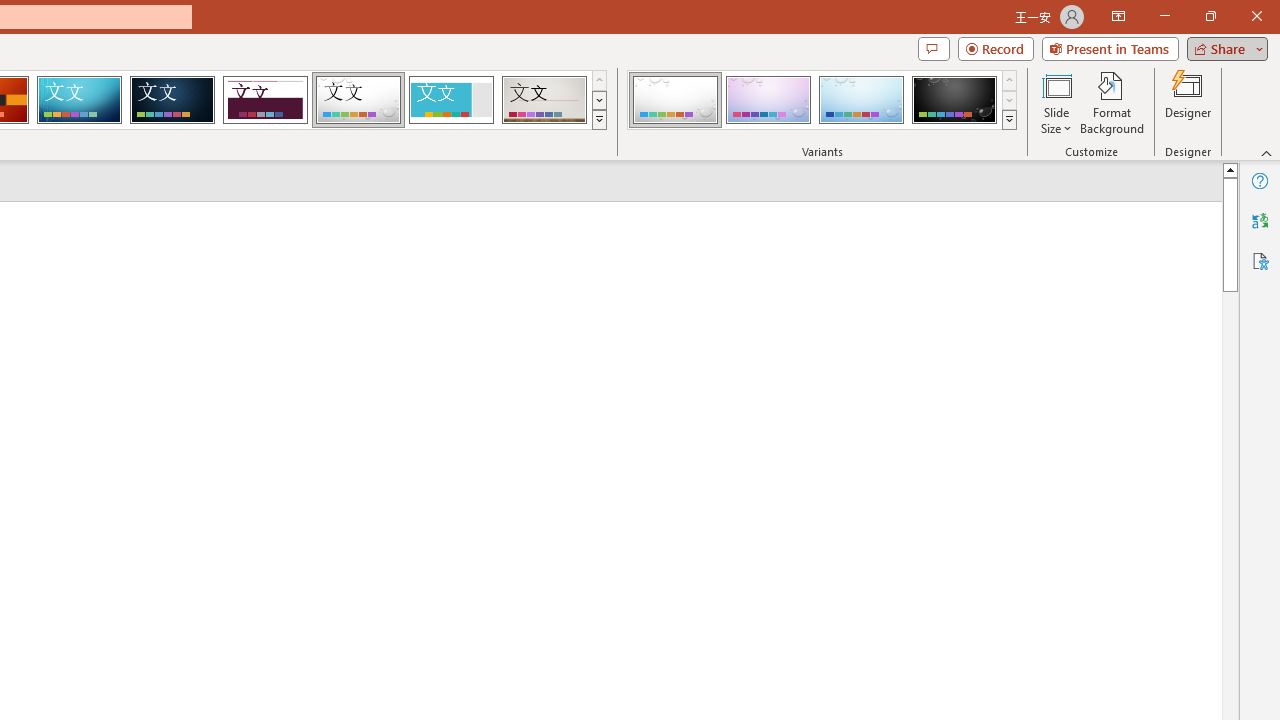 This screenshot has width=1280, height=720. What do you see at coordinates (1111, 103) in the screenshot?
I see `'Format Background'` at bounding box center [1111, 103].